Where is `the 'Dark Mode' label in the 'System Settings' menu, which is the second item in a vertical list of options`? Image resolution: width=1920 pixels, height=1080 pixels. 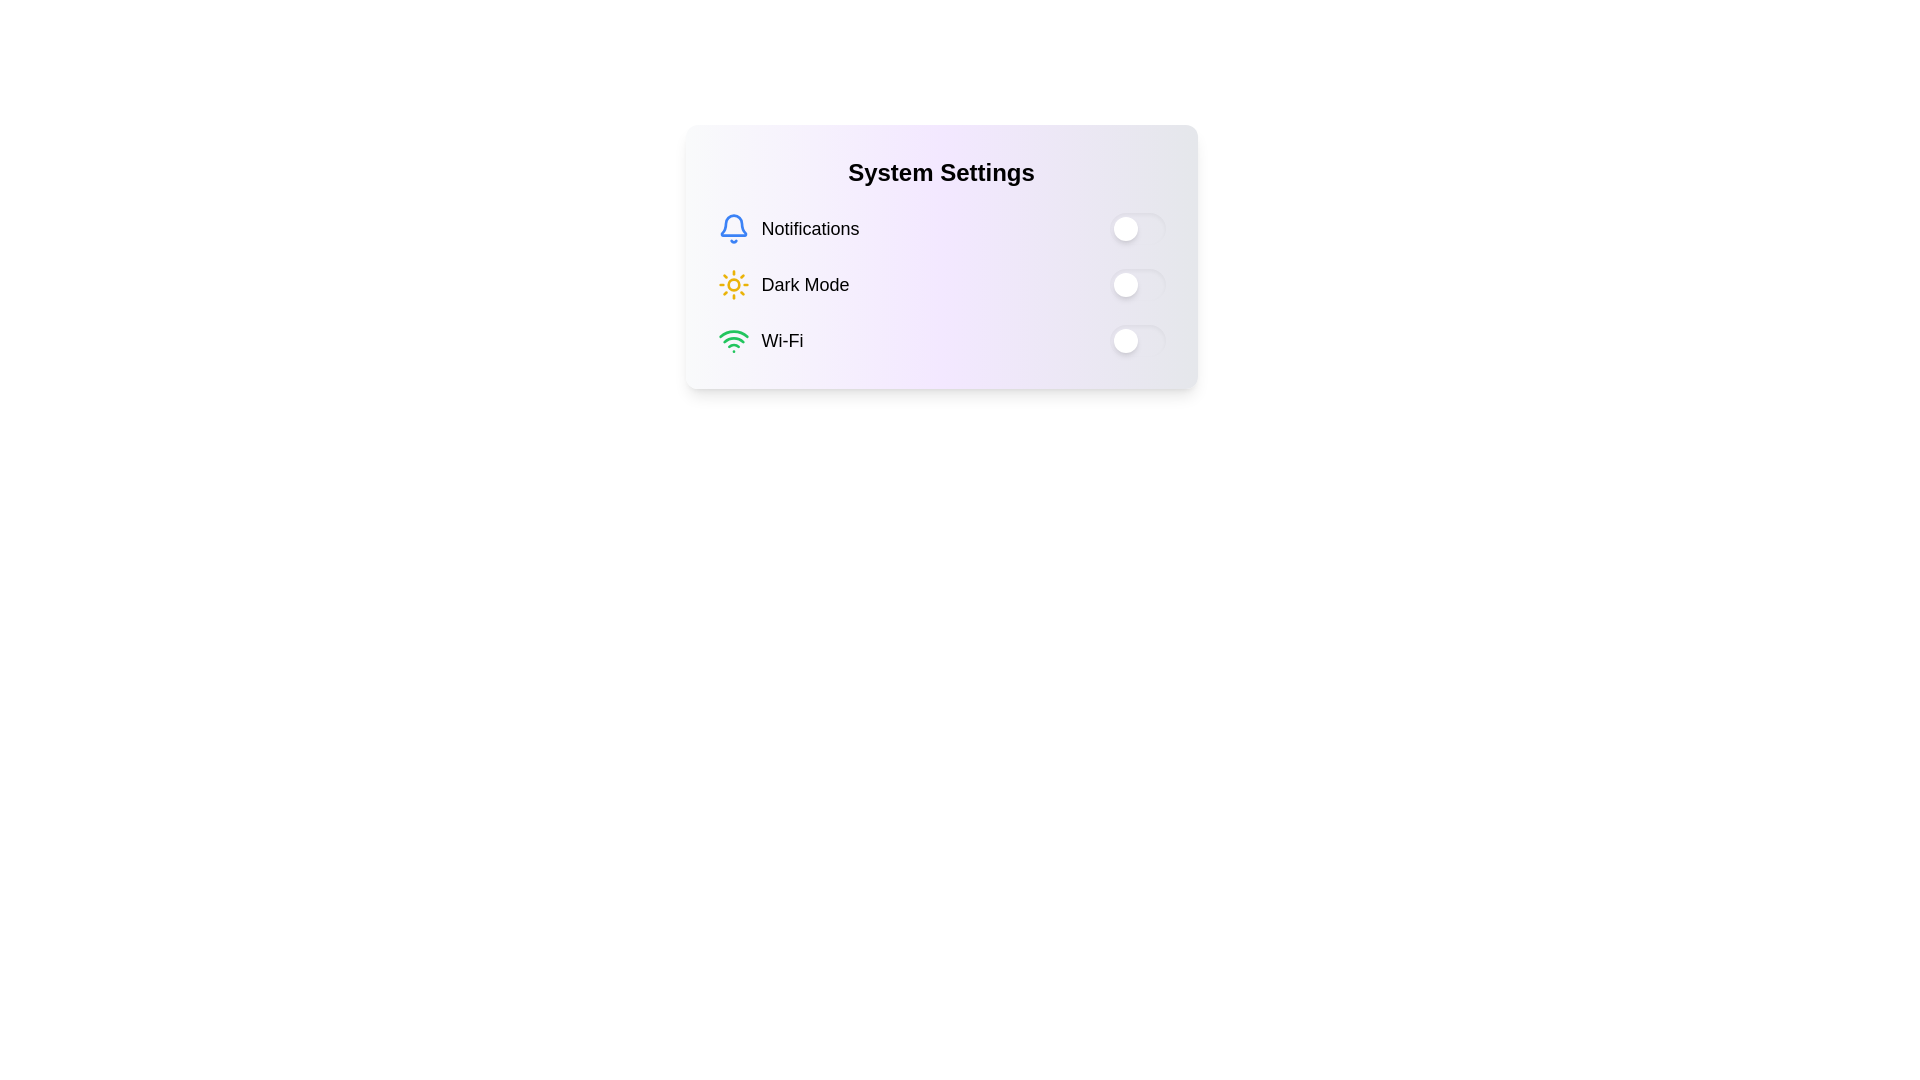 the 'Dark Mode' label in the 'System Settings' menu, which is the second item in a vertical list of options is located at coordinates (782, 285).